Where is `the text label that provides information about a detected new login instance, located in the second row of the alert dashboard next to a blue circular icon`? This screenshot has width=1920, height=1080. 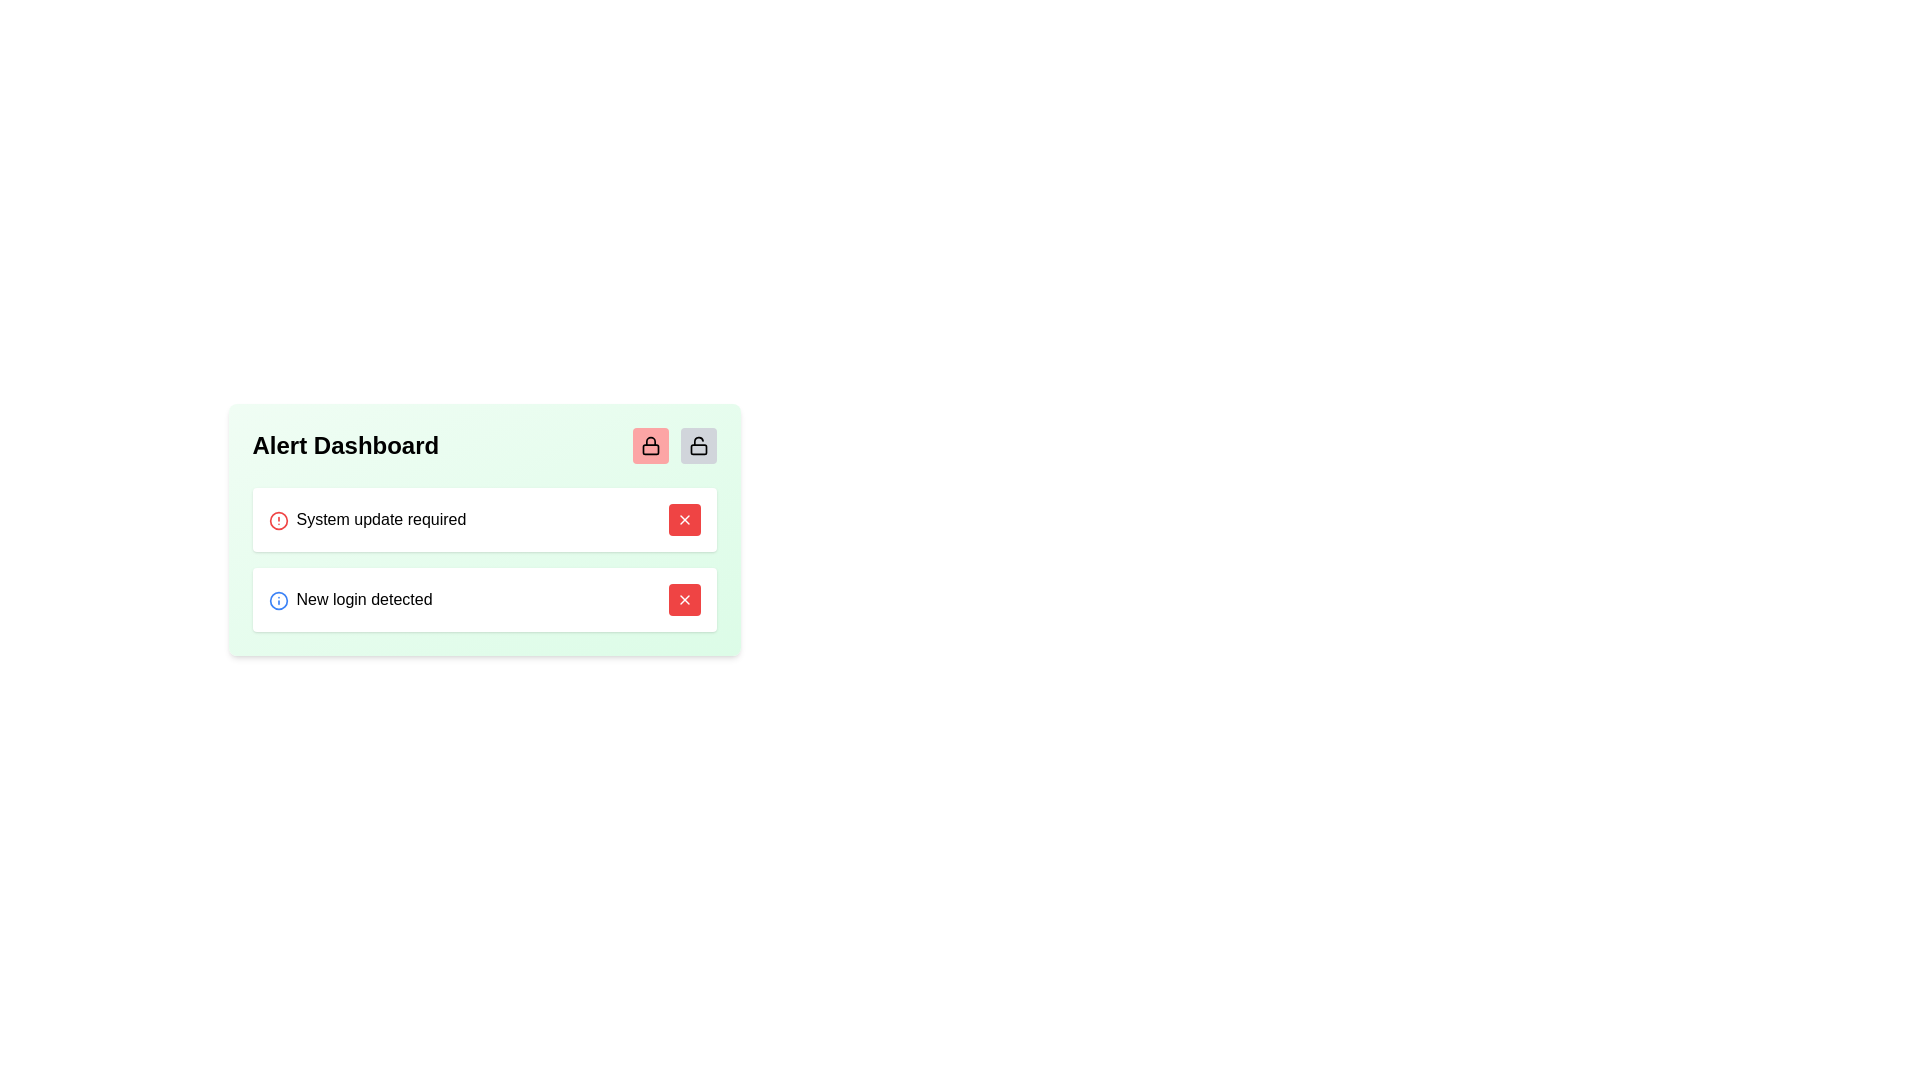 the text label that provides information about a detected new login instance, located in the second row of the alert dashboard next to a blue circular icon is located at coordinates (350, 599).